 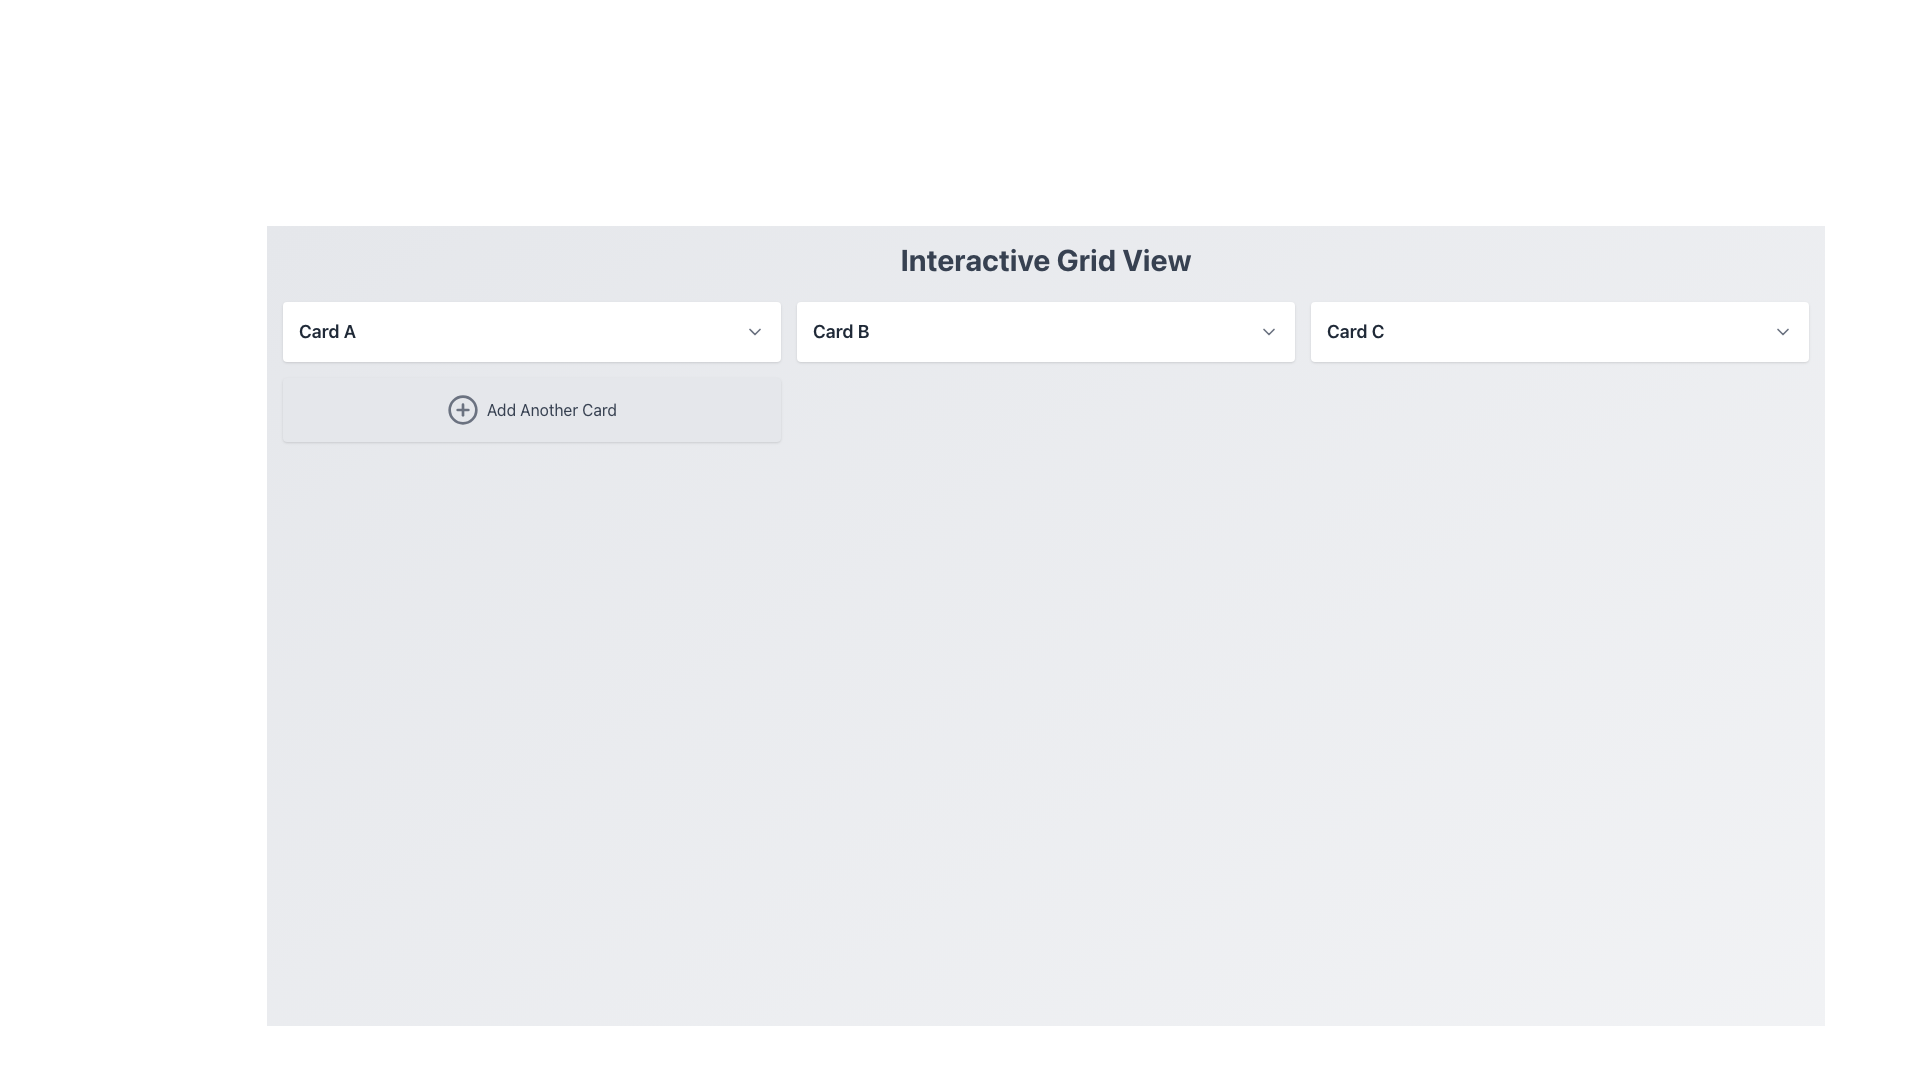 What do you see at coordinates (841, 330) in the screenshot?
I see `the text label 'Card B', which is styled in bold, medium-large font and is dark gray in color, located in the middle card section of a horizontal layout` at bounding box center [841, 330].